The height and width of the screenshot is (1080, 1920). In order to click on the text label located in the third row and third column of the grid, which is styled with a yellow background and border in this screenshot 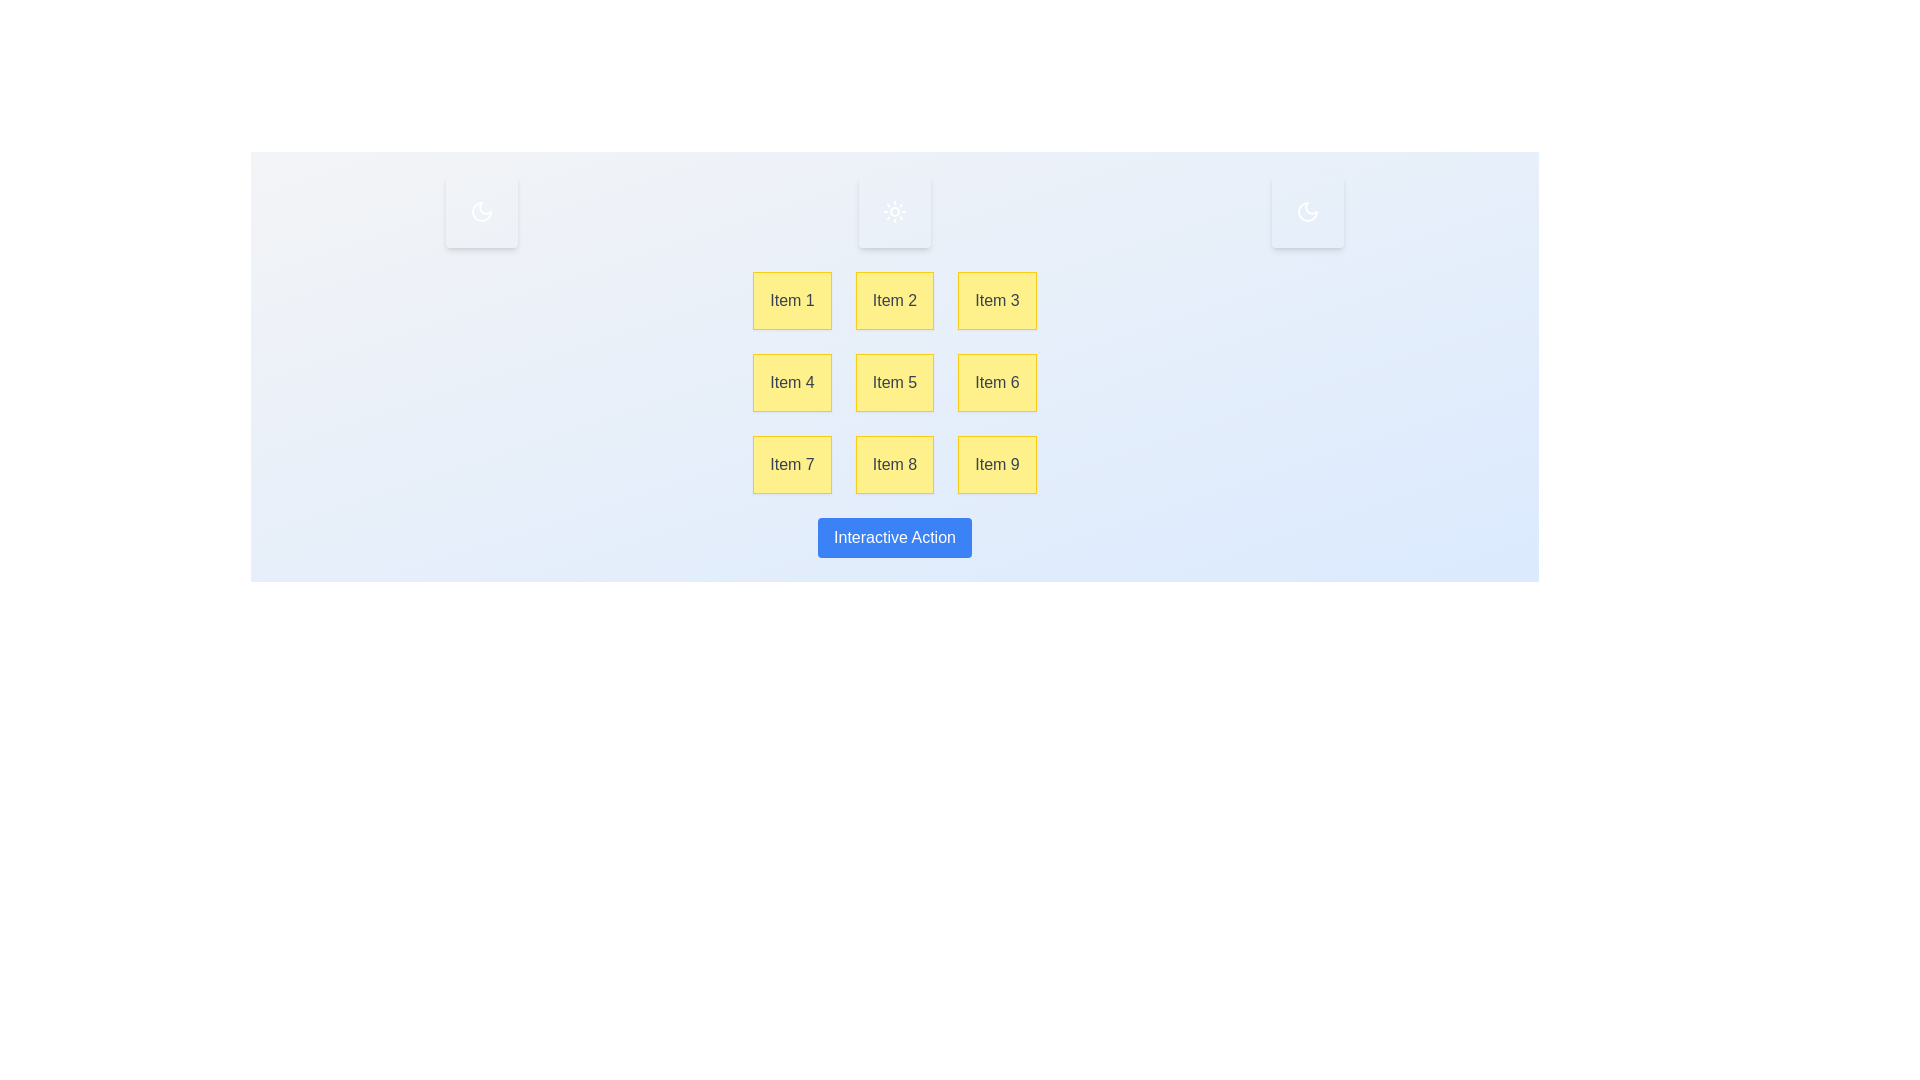, I will do `click(997, 464)`.